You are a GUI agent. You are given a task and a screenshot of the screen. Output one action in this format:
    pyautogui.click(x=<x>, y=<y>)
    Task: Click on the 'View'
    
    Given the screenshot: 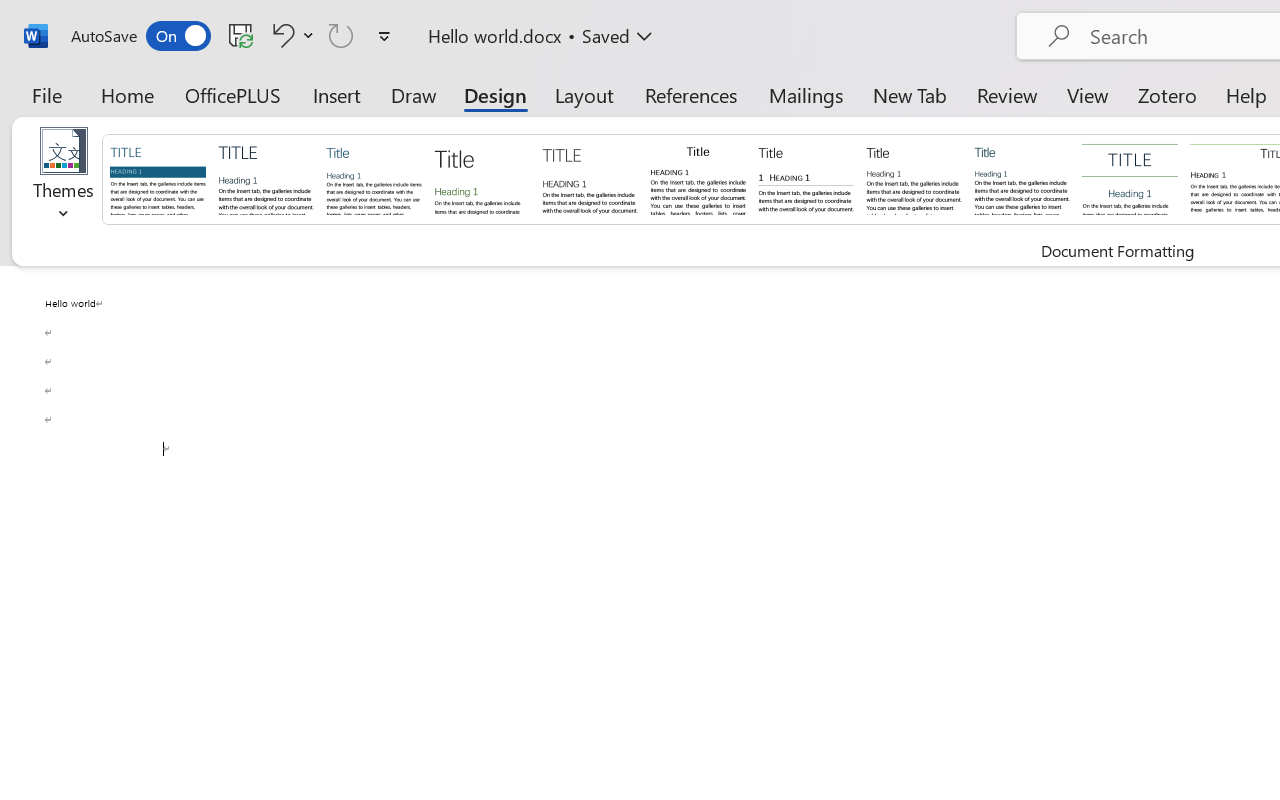 What is the action you would take?
    pyautogui.click(x=1087, y=94)
    